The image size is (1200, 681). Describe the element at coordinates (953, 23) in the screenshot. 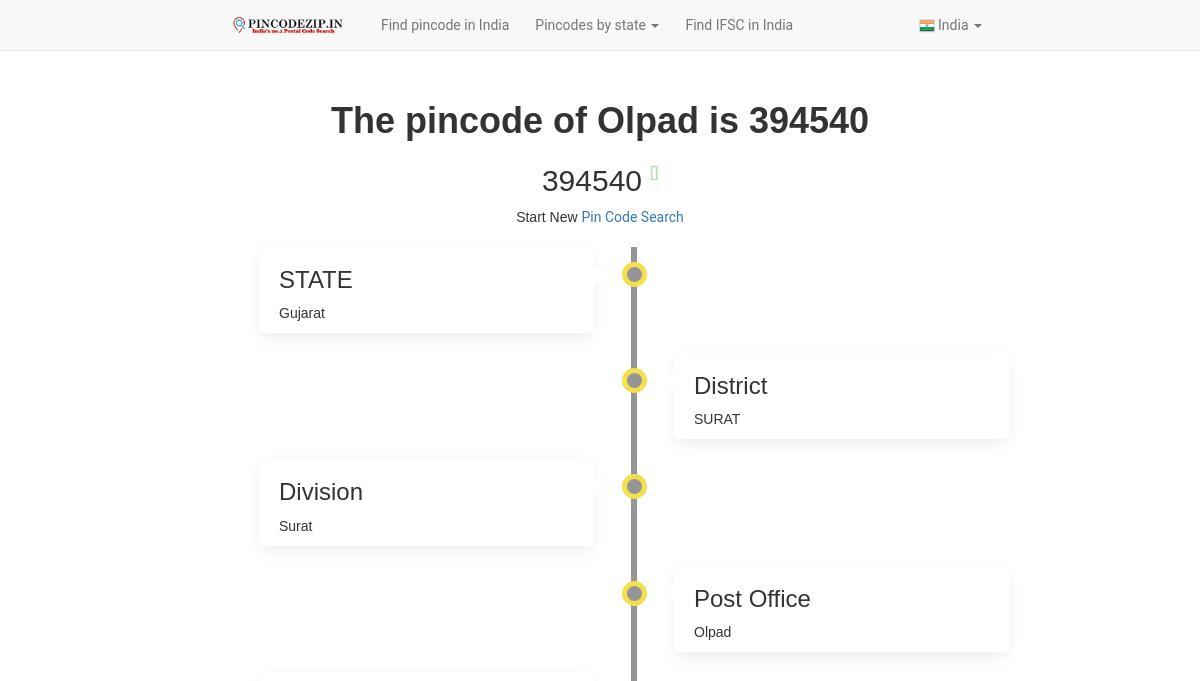

I see `'India'` at that location.